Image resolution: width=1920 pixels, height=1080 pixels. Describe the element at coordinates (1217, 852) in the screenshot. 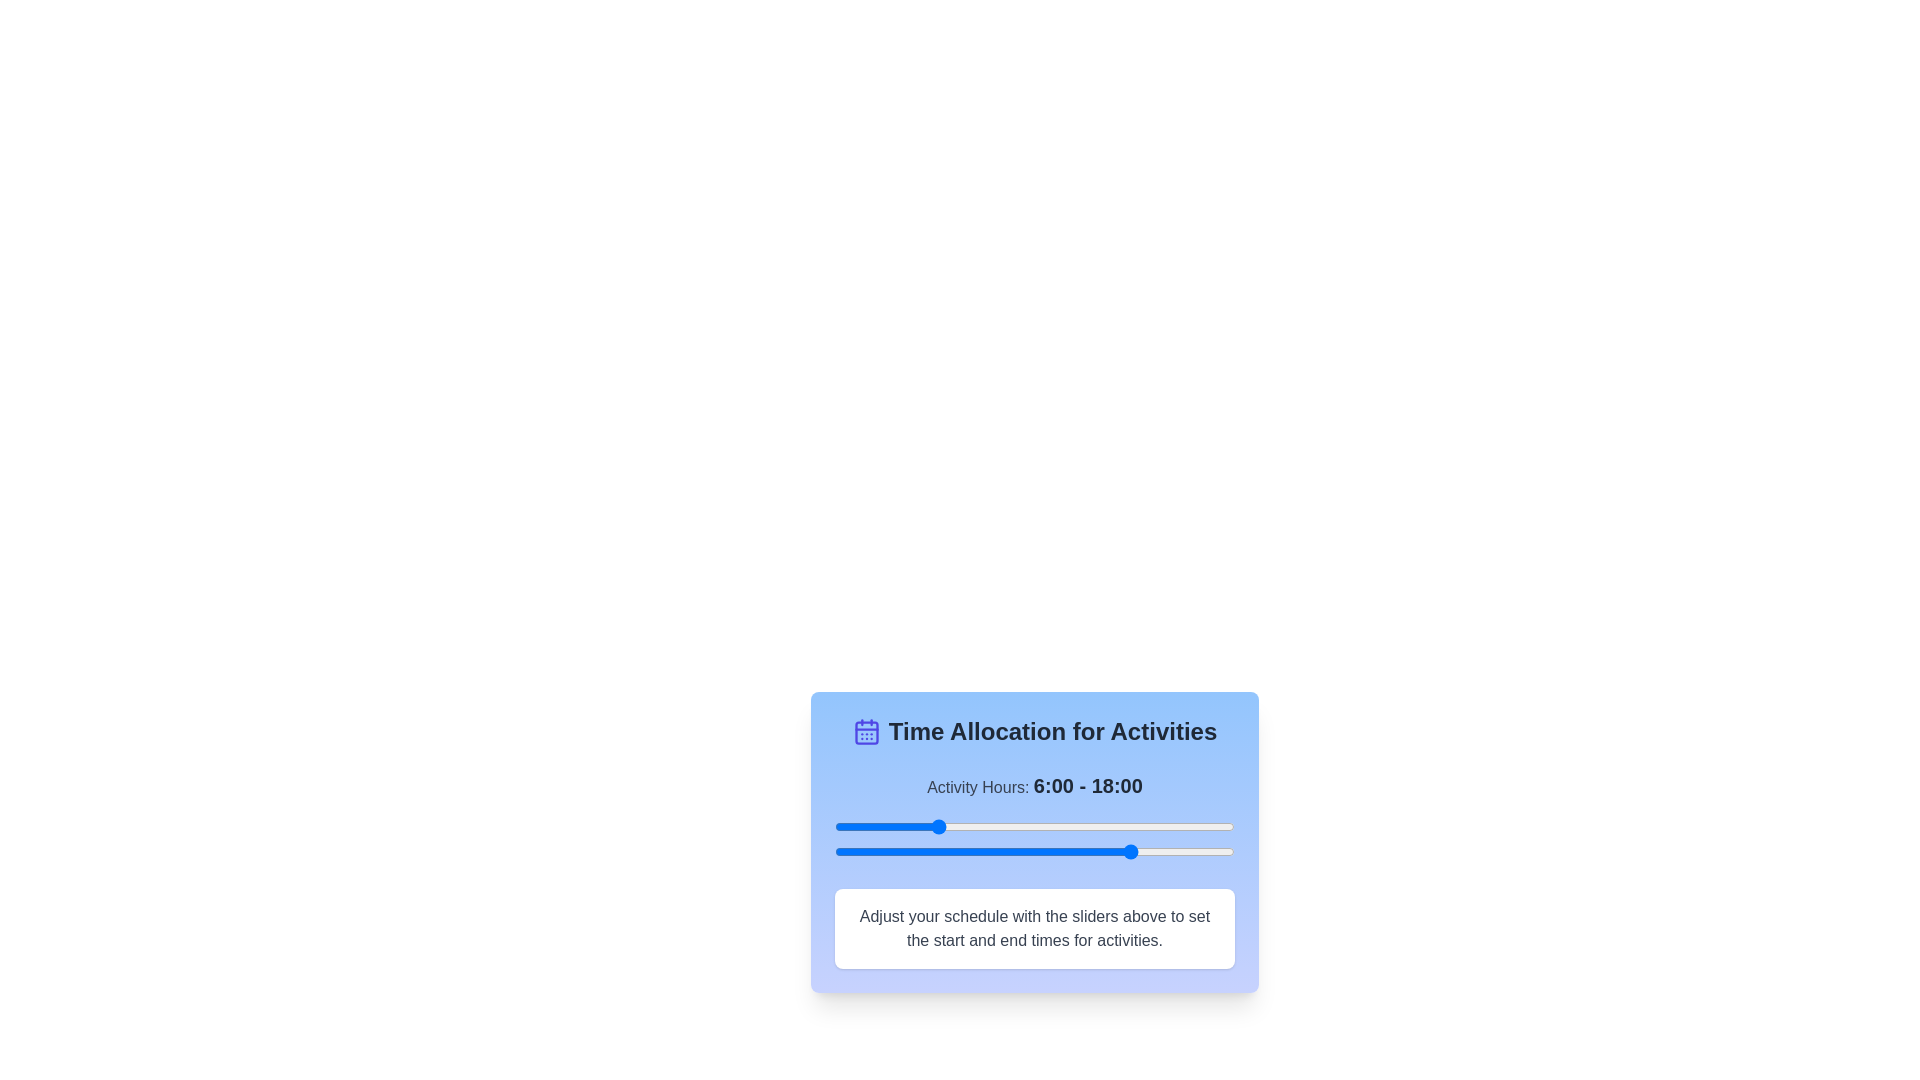

I see `the end time slider to 23 hours` at that location.